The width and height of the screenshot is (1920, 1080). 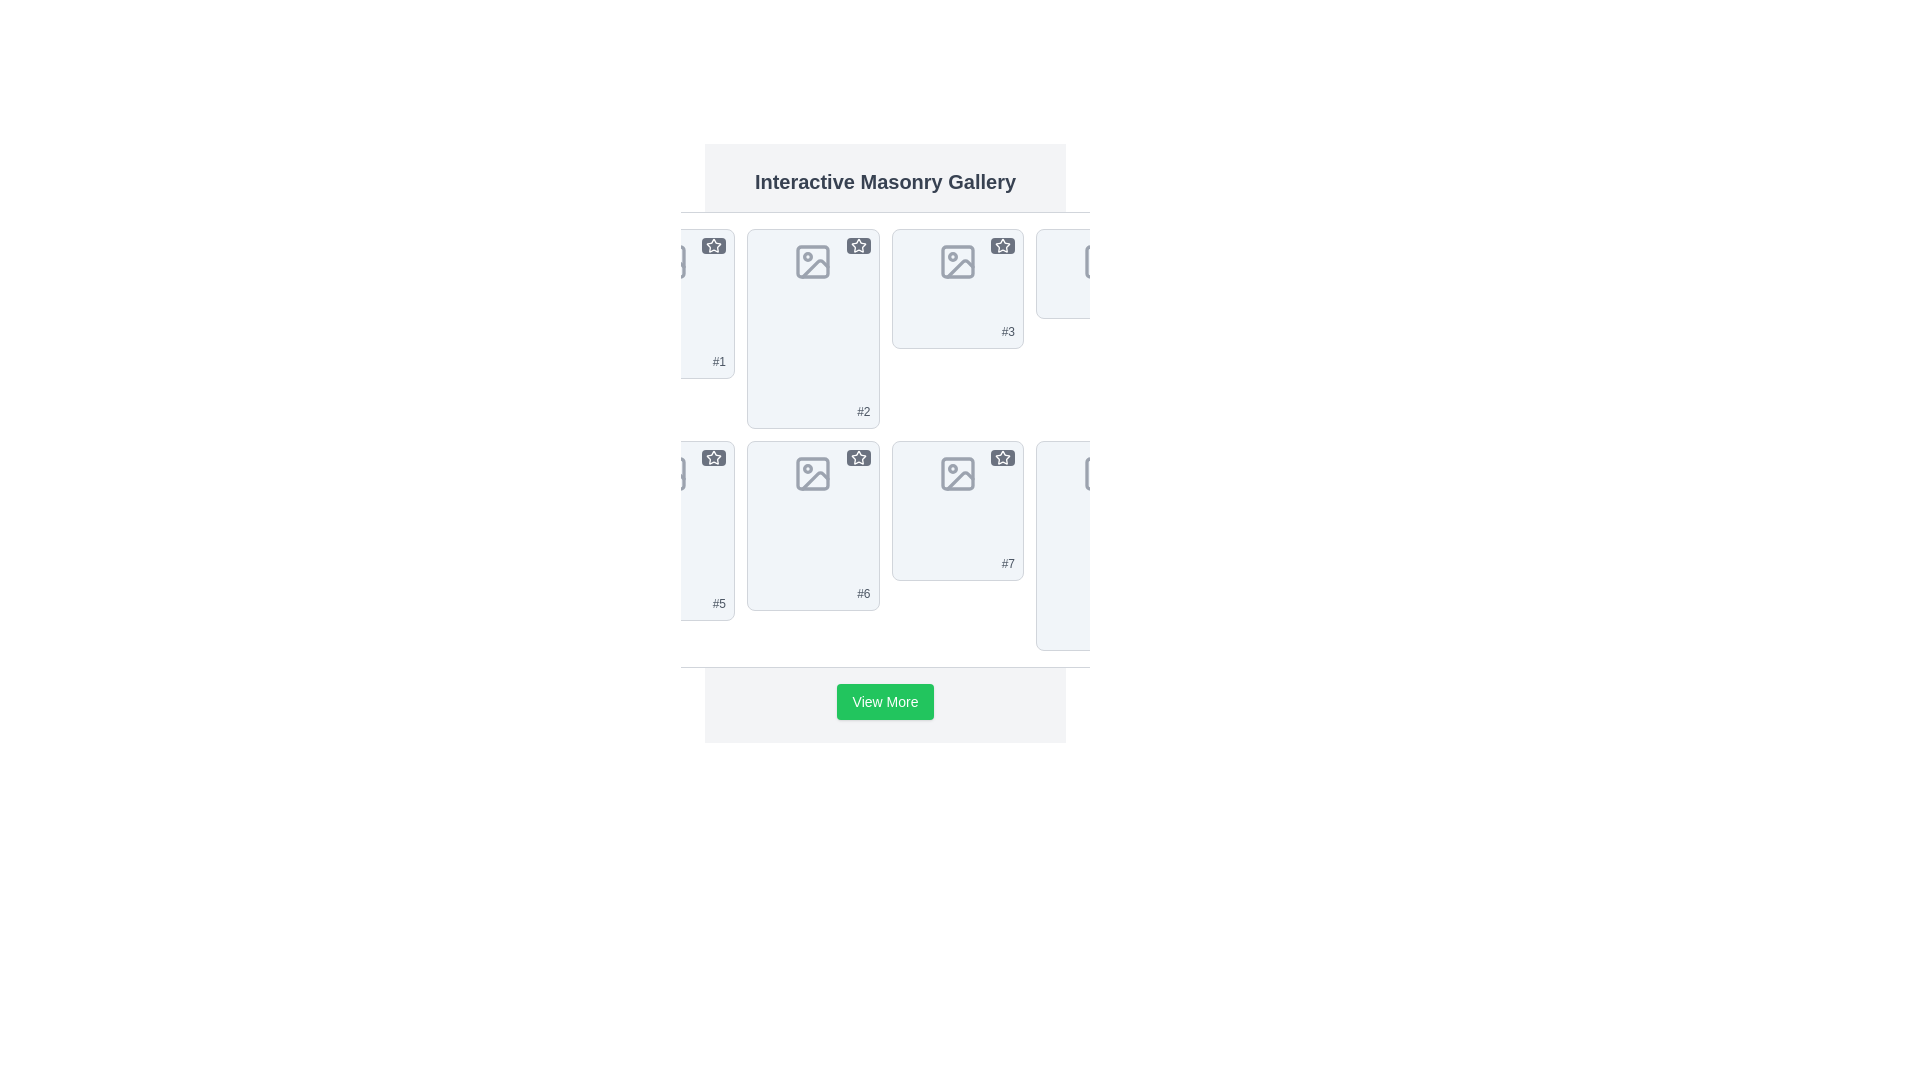 What do you see at coordinates (714, 245) in the screenshot?
I see `the small star-shaped icon button located in the top-right corner of the first card in the grid layout` at bounding box center [714, 245].